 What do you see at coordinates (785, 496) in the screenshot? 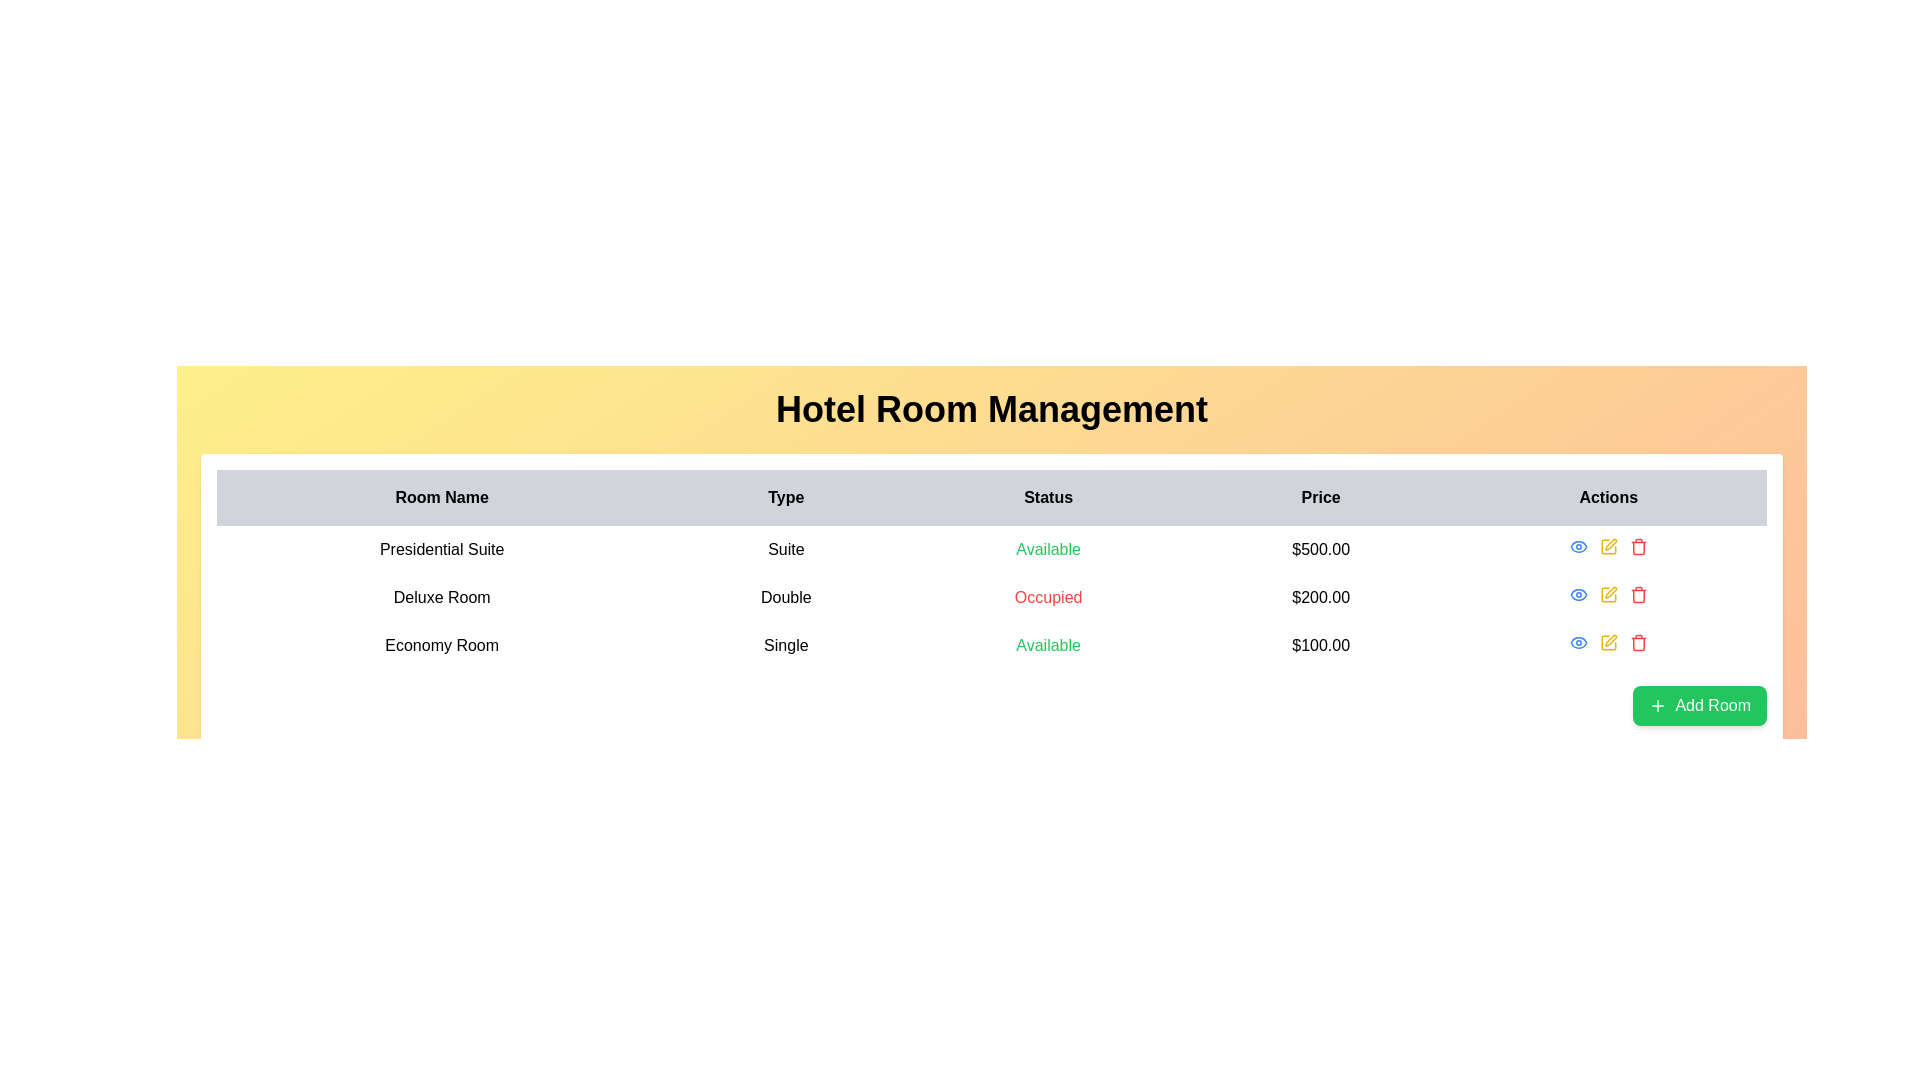
I see `displayed text in the 'Type' table header, which is styled with a bold black font and is part of a gray horizontal bar, located between 'Room Name' and 'Status'` at bounding box center [785, 496].